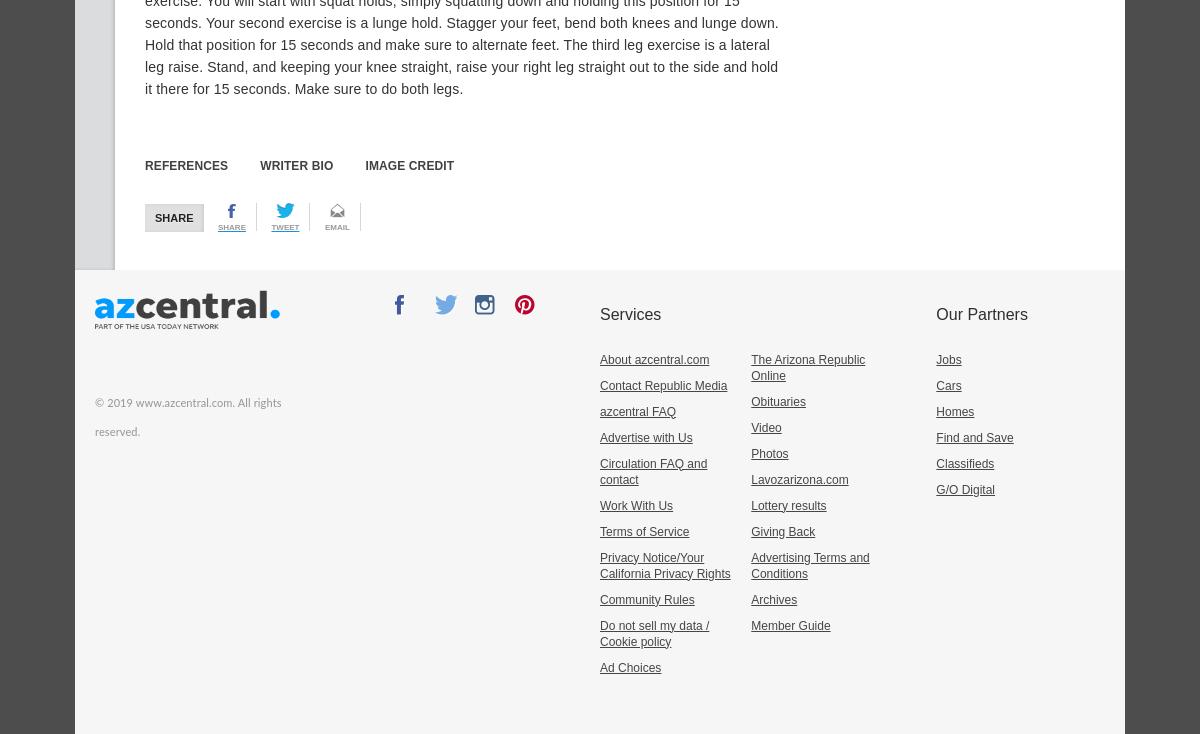  Describe the element at coordinates (974, 437) in the screenshot. I see `'Find and Save'` at that location.